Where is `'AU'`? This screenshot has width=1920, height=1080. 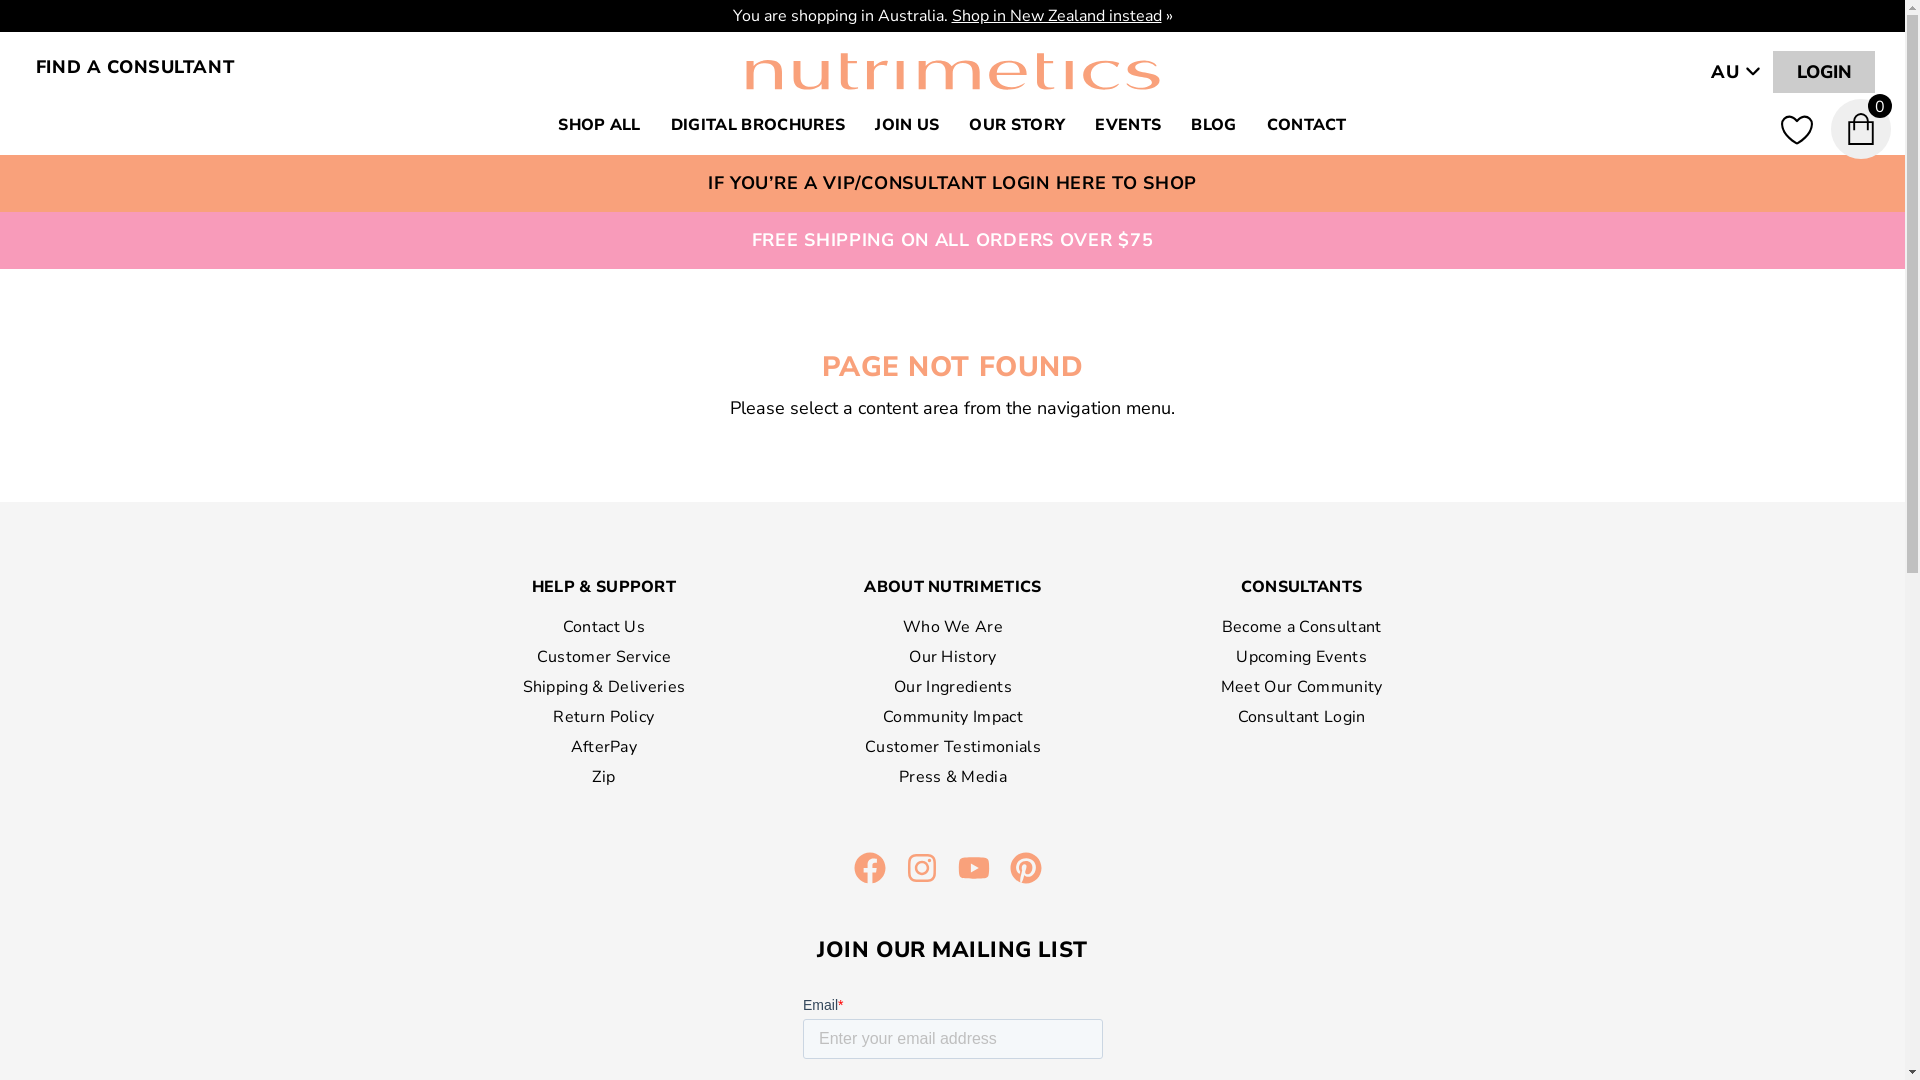 'AU' is located at coordinates (1698, 71).